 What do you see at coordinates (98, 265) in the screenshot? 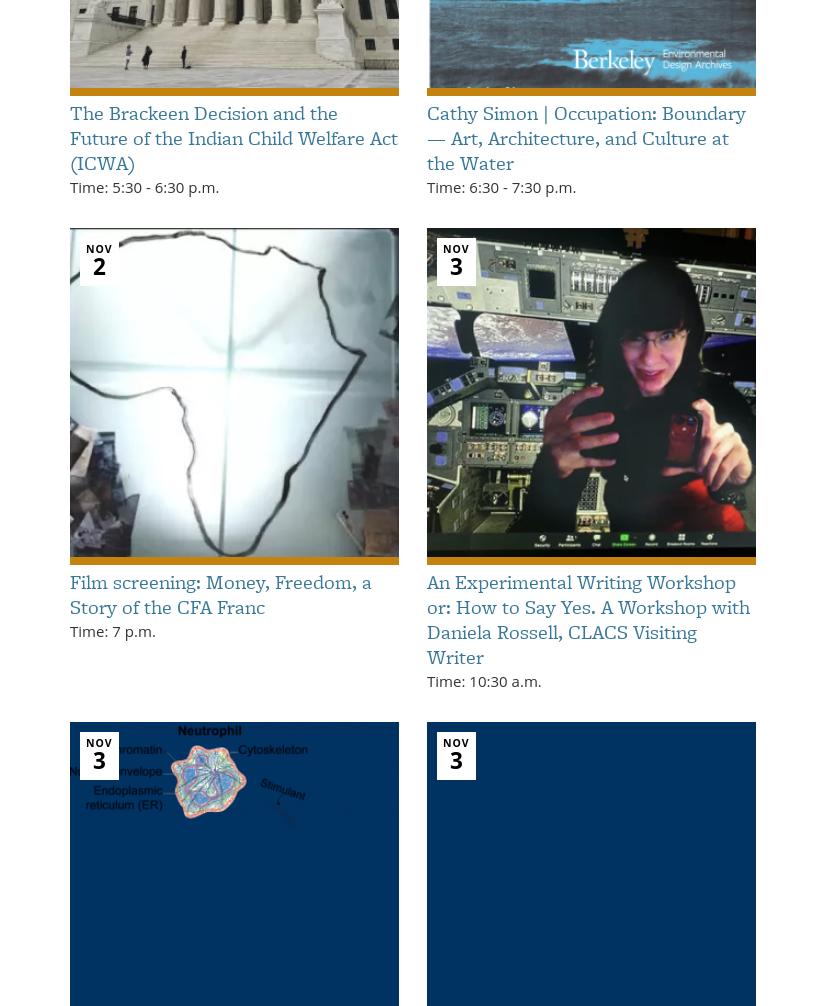
I see `'2'` at bounding box center [98, 265].